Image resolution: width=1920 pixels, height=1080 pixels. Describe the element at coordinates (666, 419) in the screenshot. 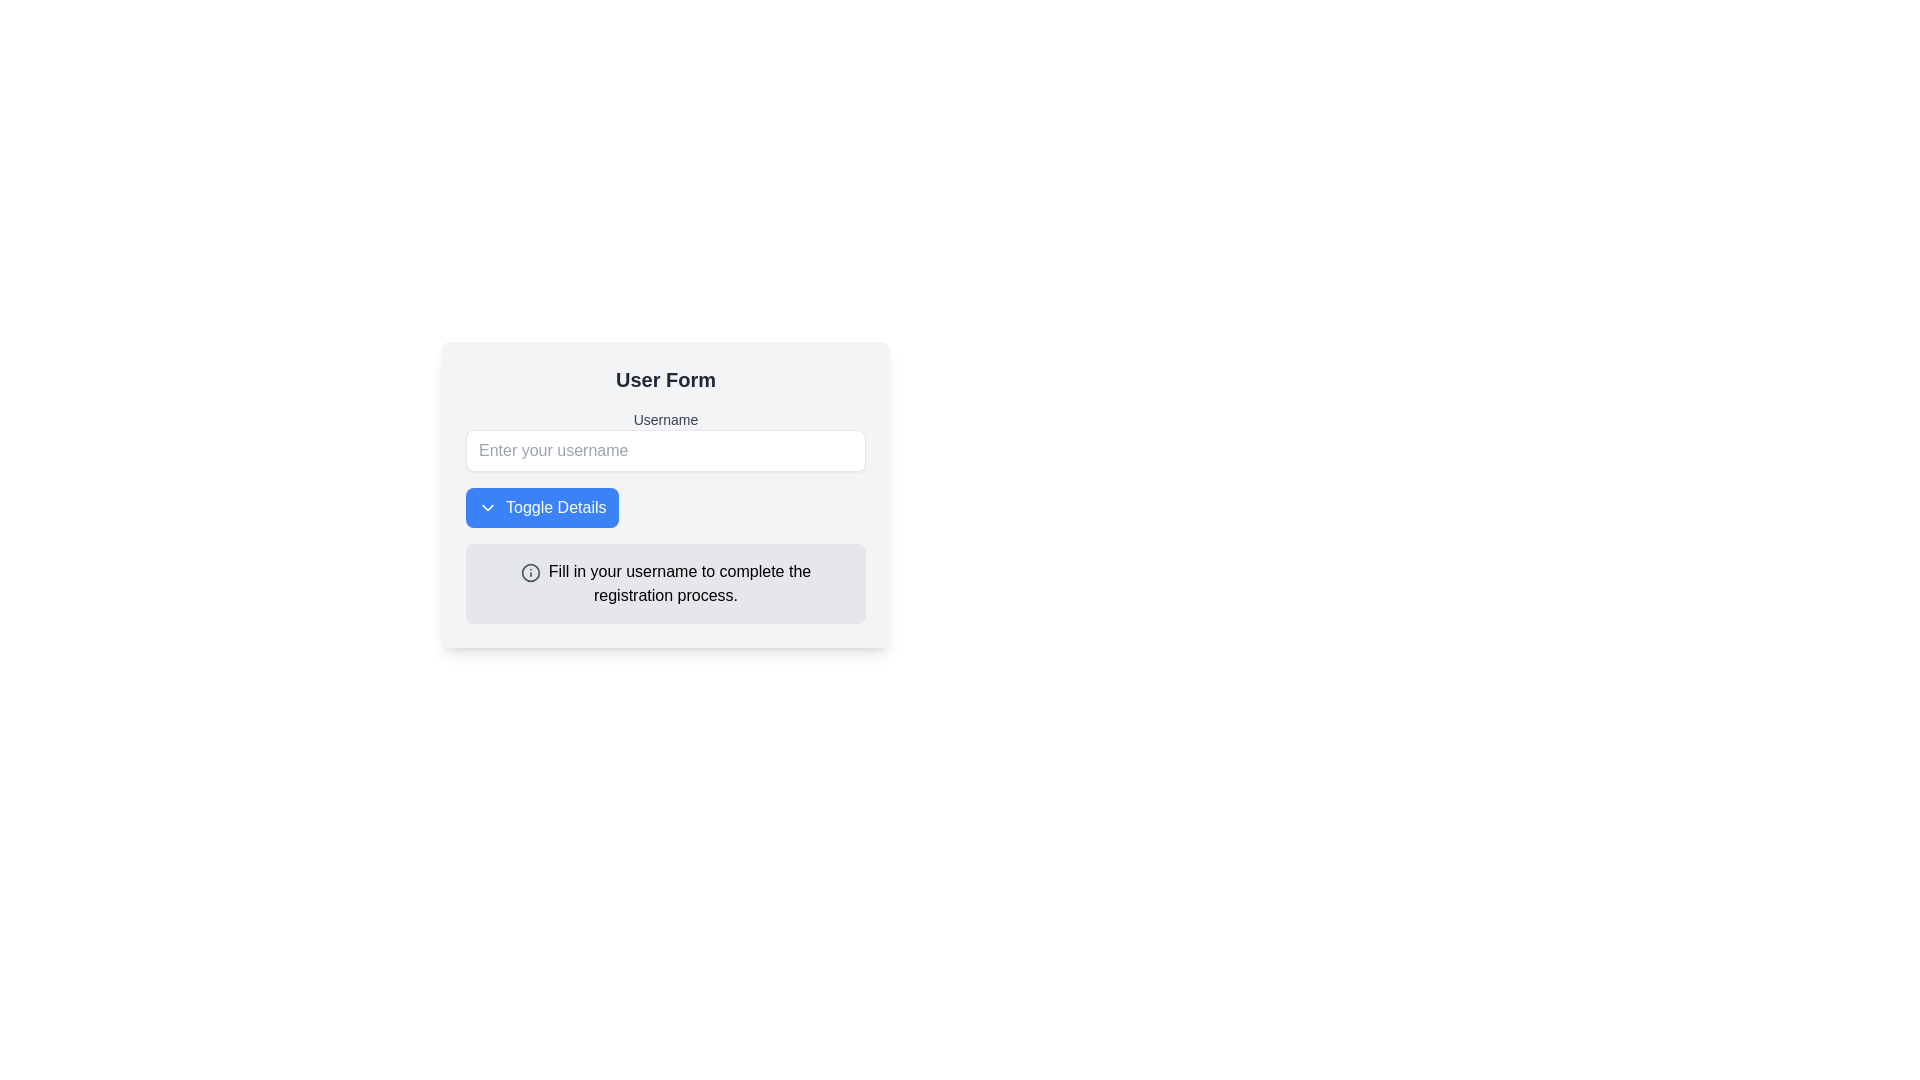

I see `the 'Username' label, which is styled in a small font with medium weight and gray color, located under the 'User Form' heading and above the 'Enter your username' input field` at that location.